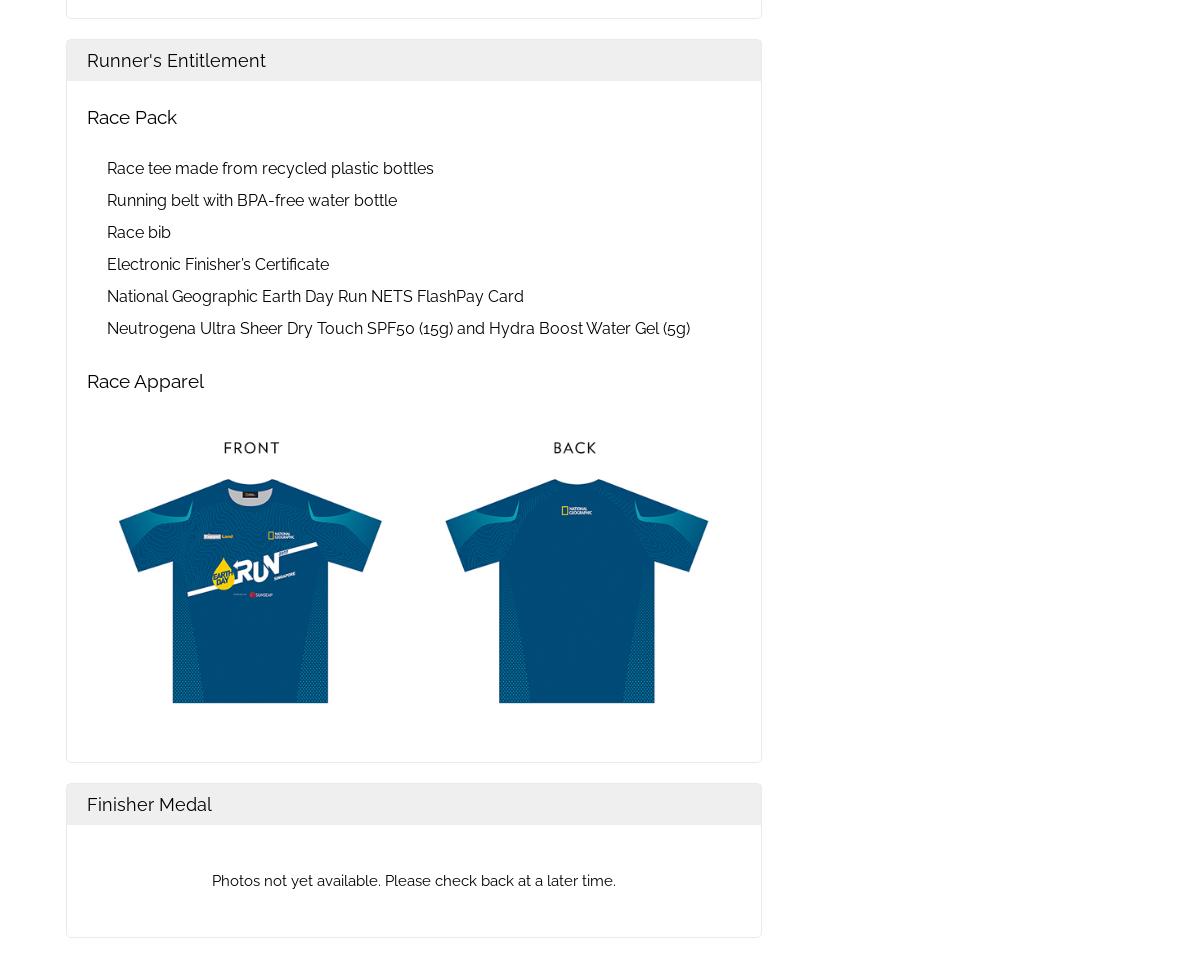 This screenshot has height=958, width=1200. I want to click on 'Neutrogena Ultra Sheer Dry Touch SPF50 (15g) and Hydra Boost Water Gel (5g)', so click(398, 327).